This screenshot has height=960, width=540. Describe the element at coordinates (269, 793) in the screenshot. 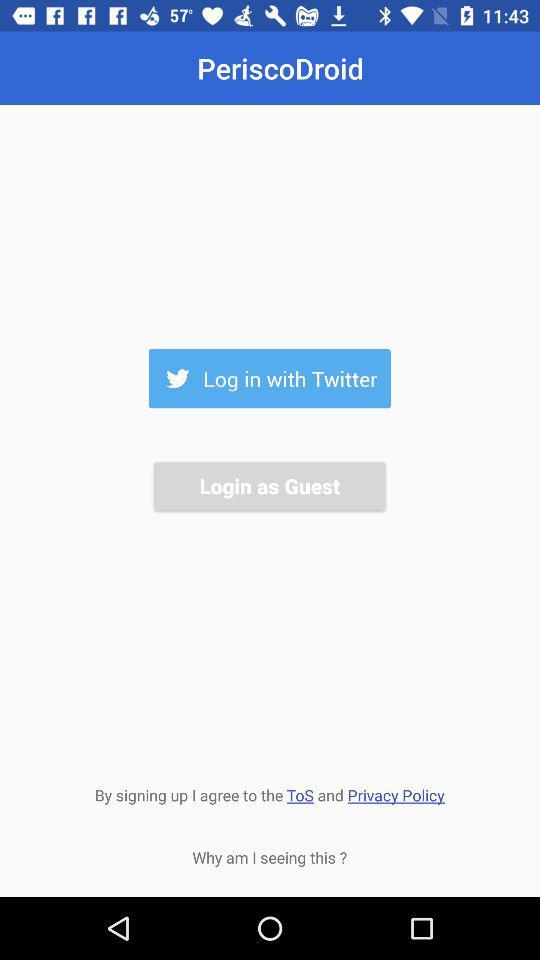

I see `the by signing up icon` at that location.